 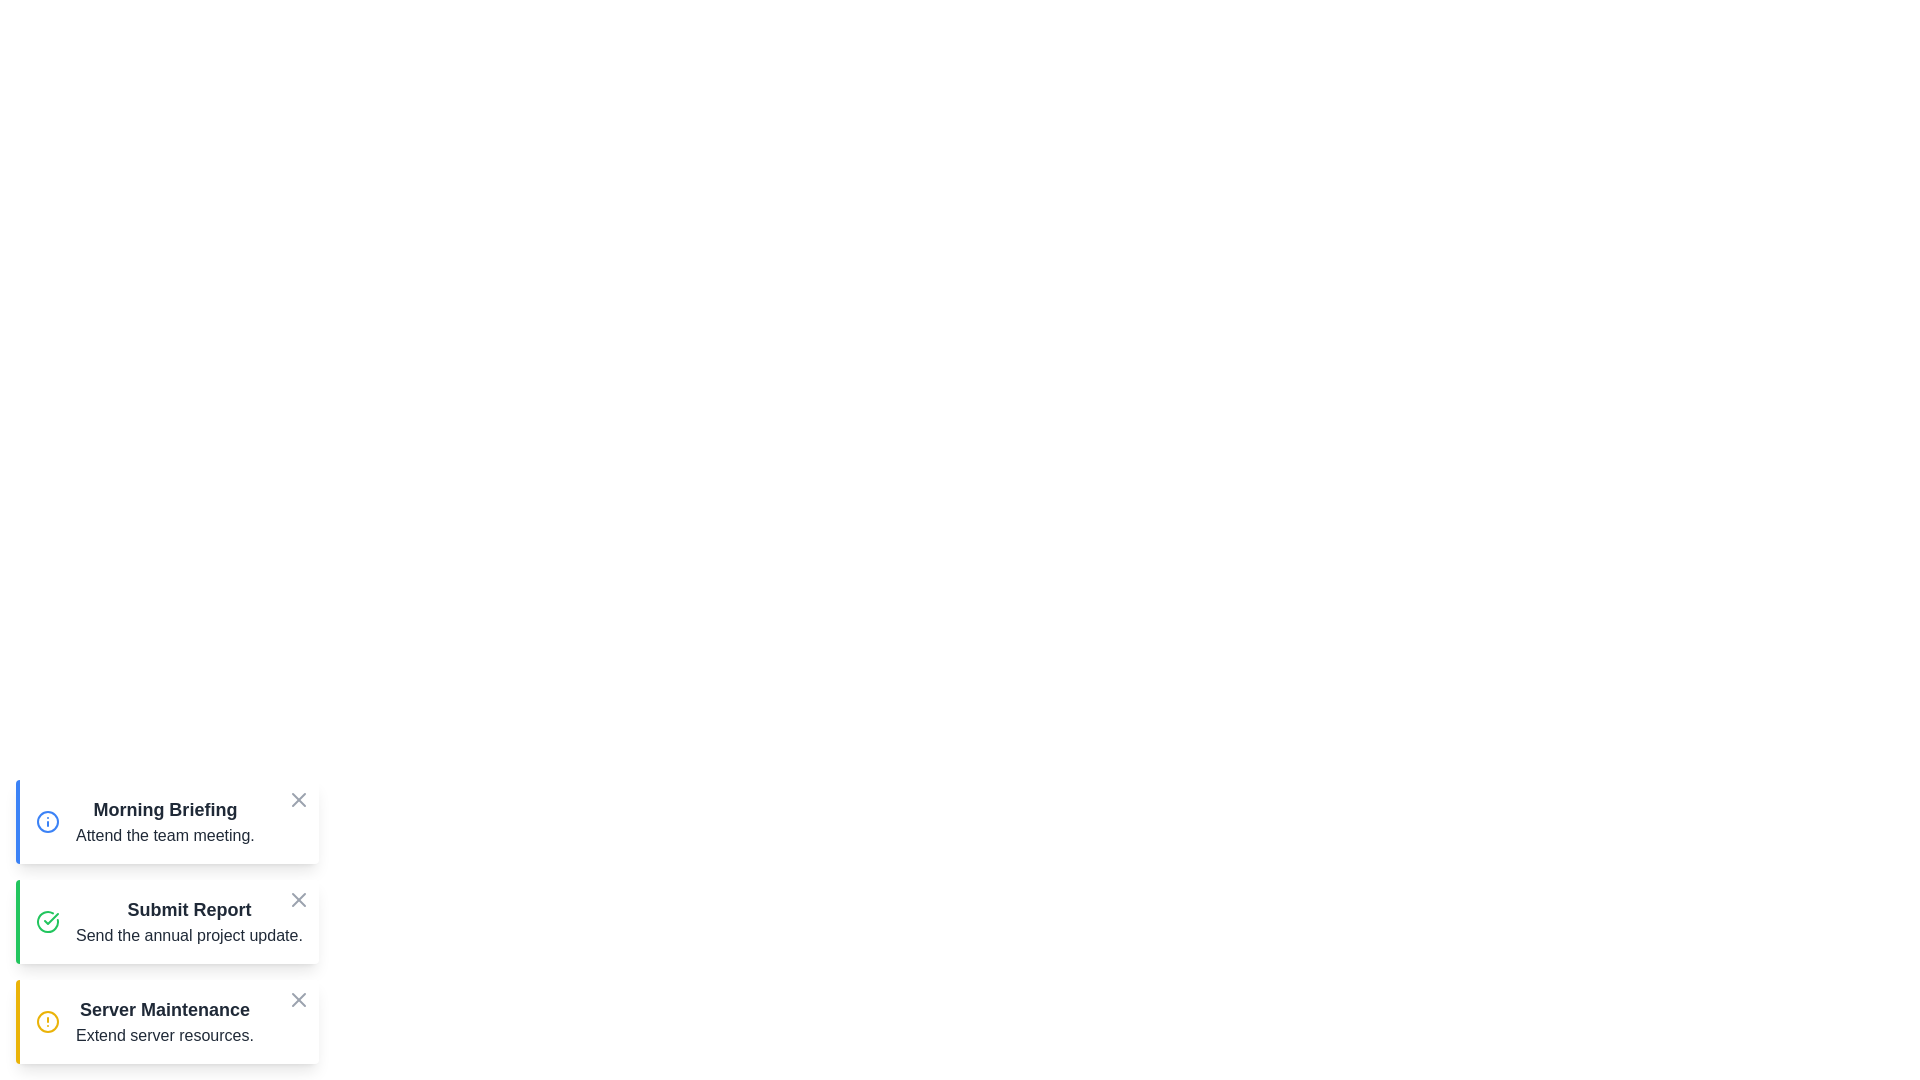 I want to click on the close button located in the top-right corner of the 'Morning Briefing' notification card, so click(x=297, y=798).